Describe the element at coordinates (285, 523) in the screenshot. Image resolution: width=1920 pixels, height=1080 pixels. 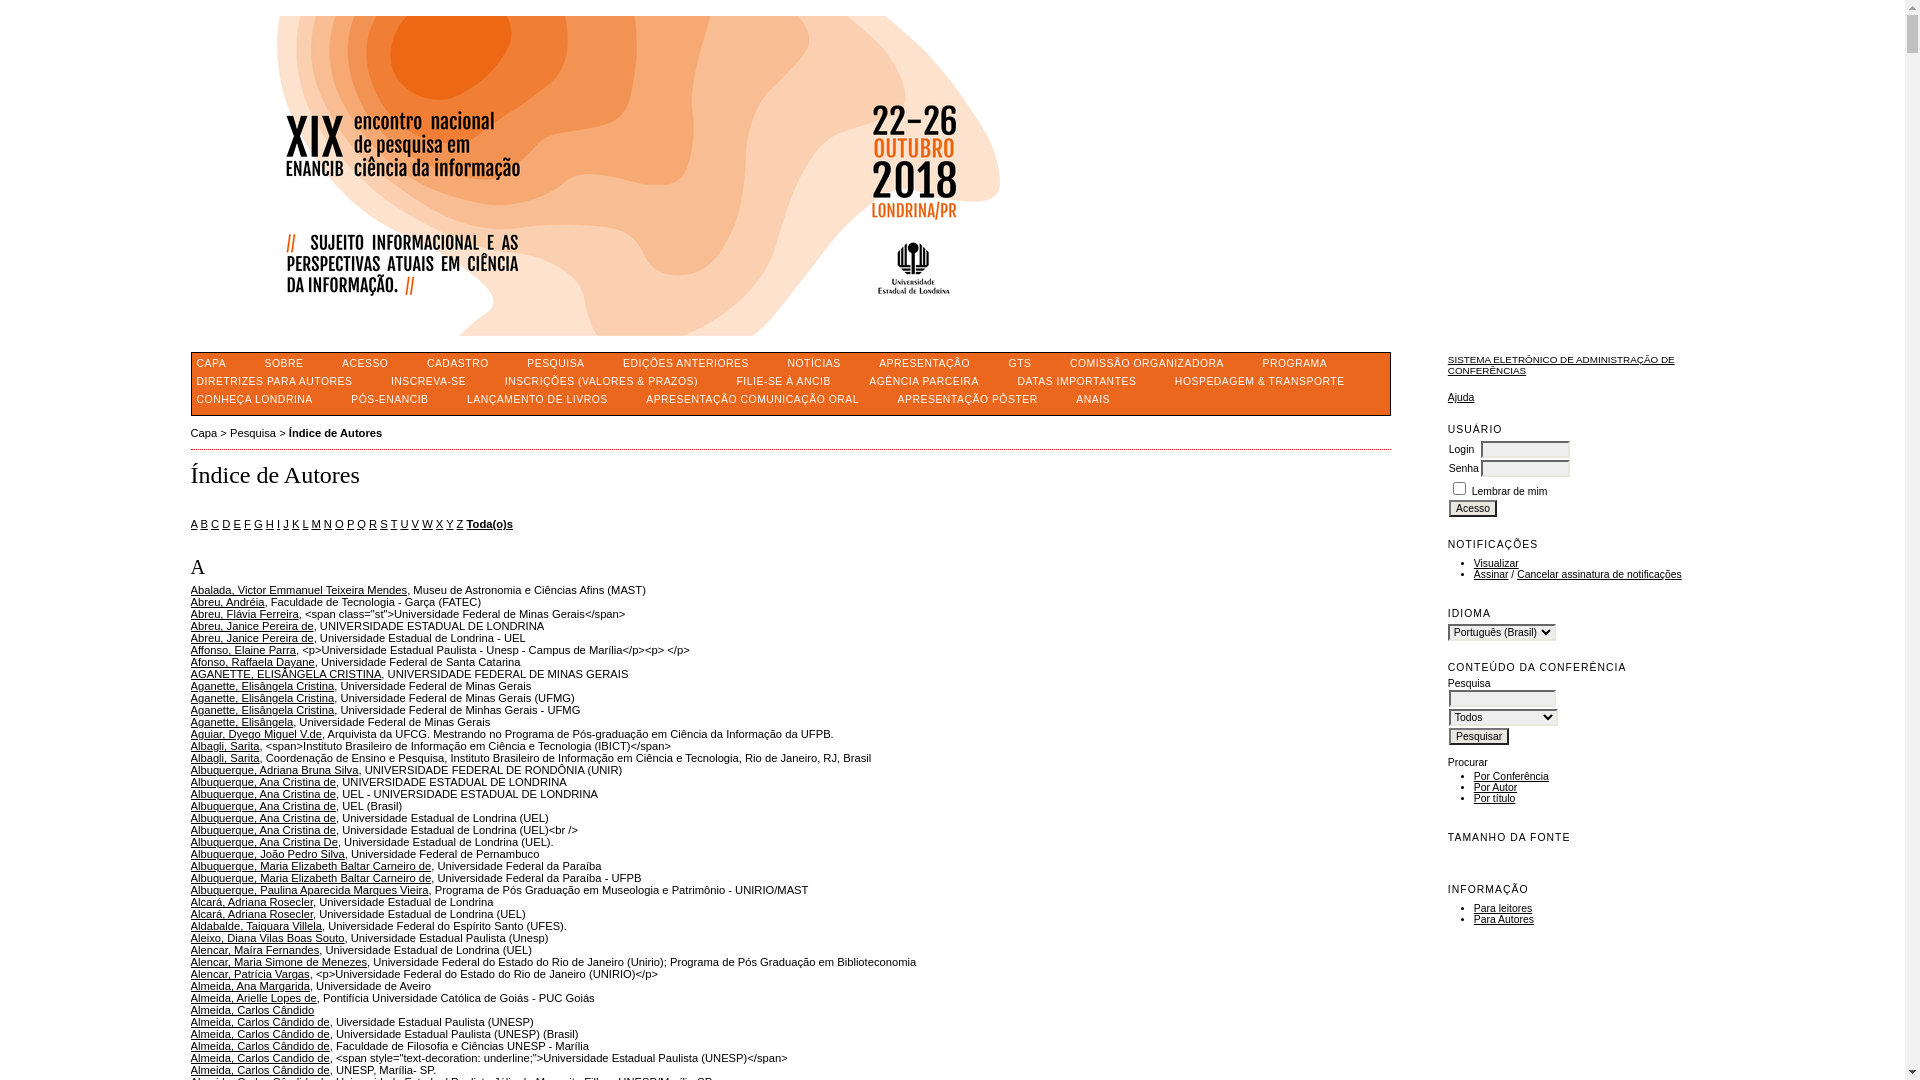
I see `'J'` at that location.